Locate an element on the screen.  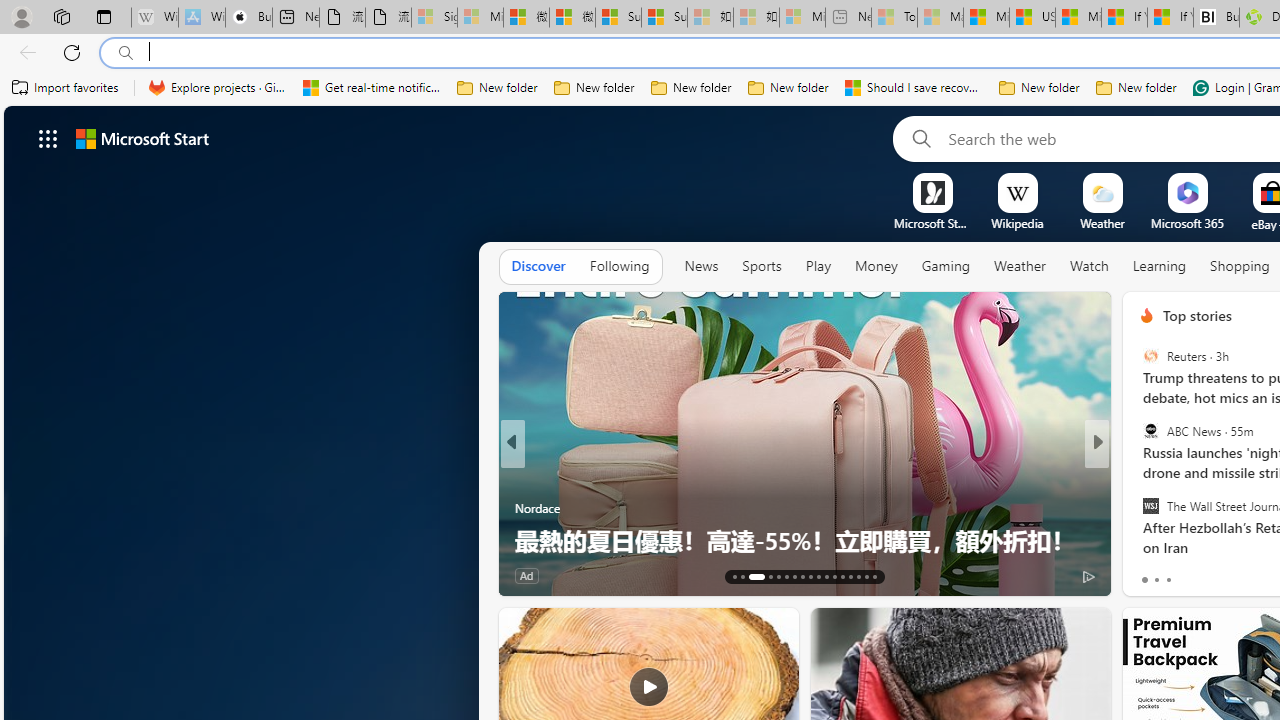
'Import favorites' is located at coordinates (65, 87).